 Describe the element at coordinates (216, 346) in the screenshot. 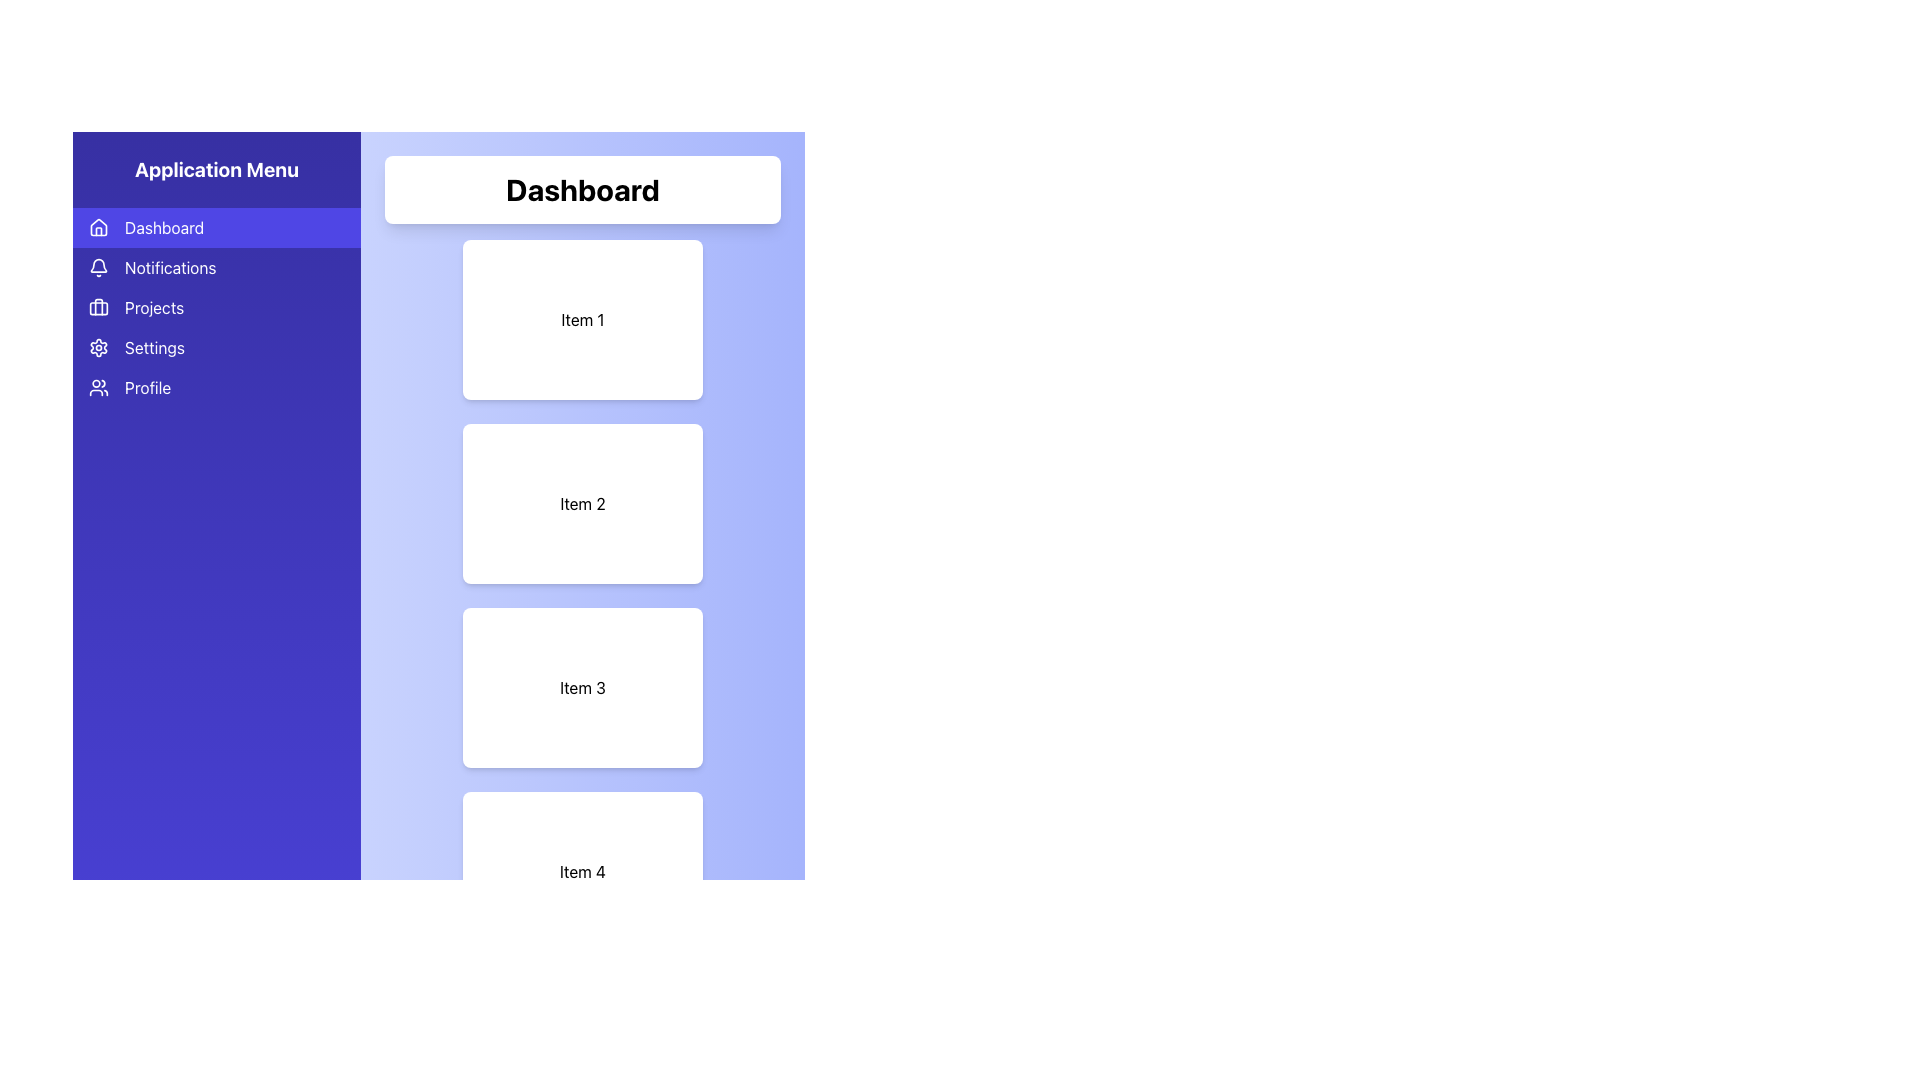

I see `the 'Settings' menu item in the vertical navigation menu` at that location.